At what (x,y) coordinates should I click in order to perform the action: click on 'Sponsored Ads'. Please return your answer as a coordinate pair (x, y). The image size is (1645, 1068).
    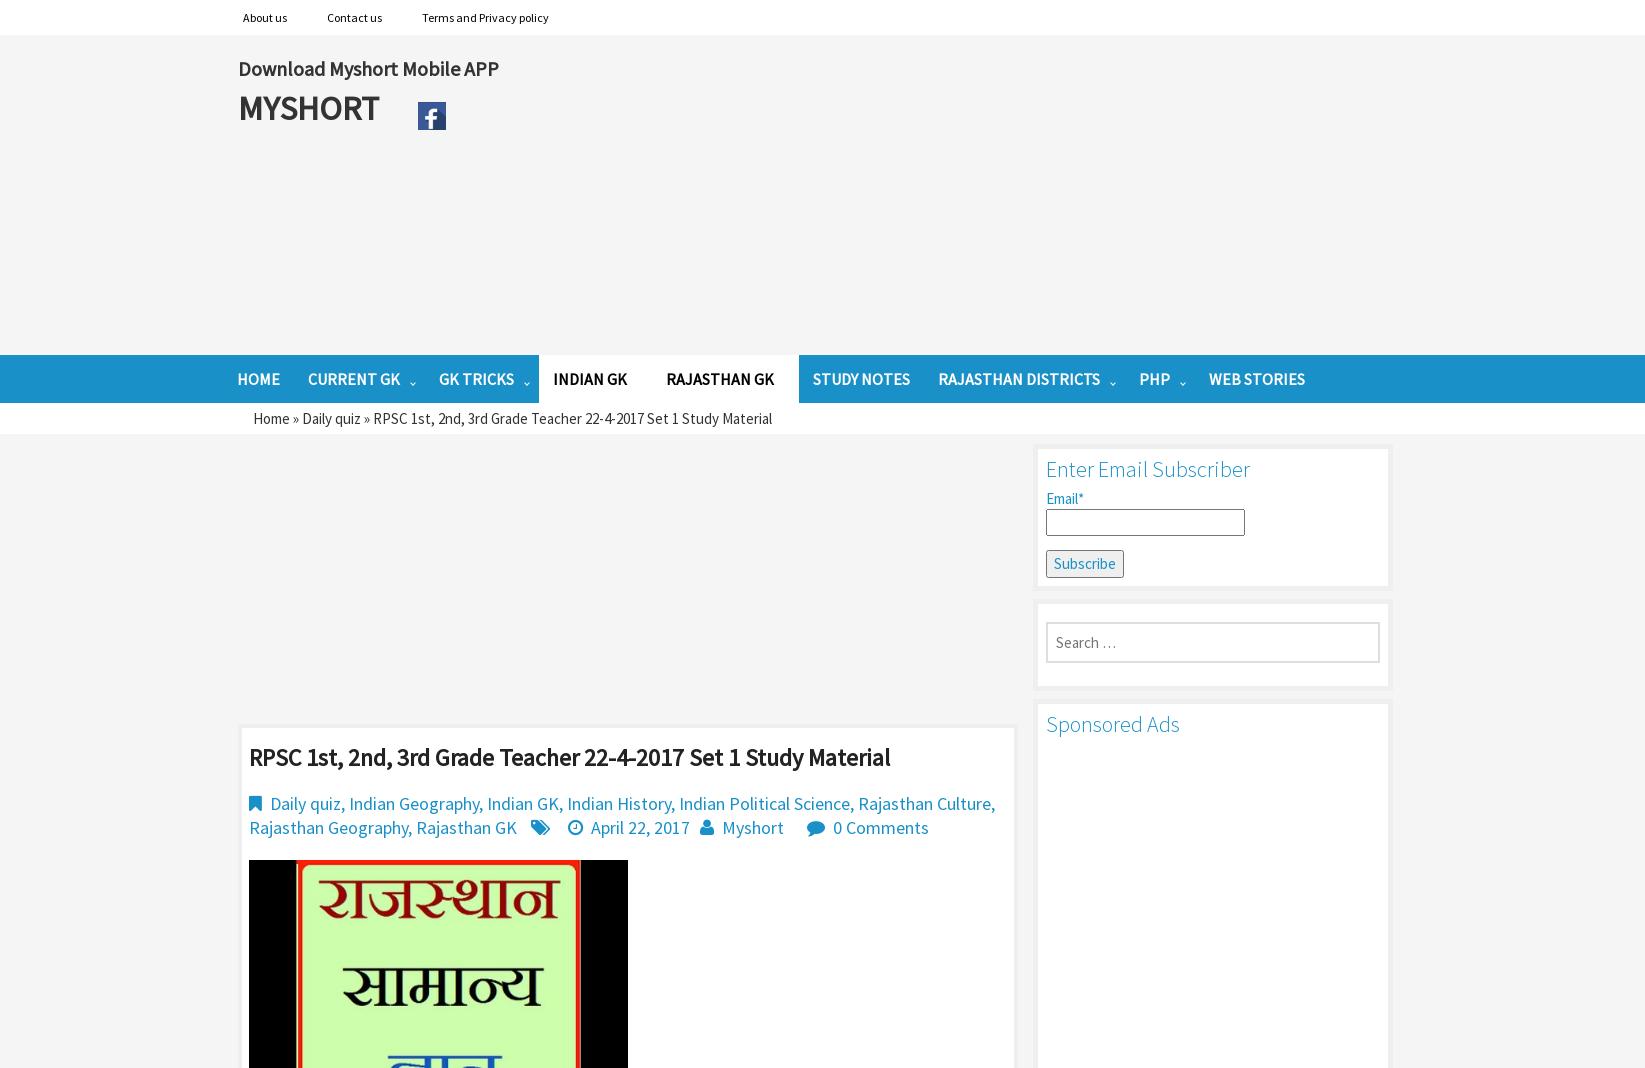
    Looking at the image, I should click on (1045, 723).